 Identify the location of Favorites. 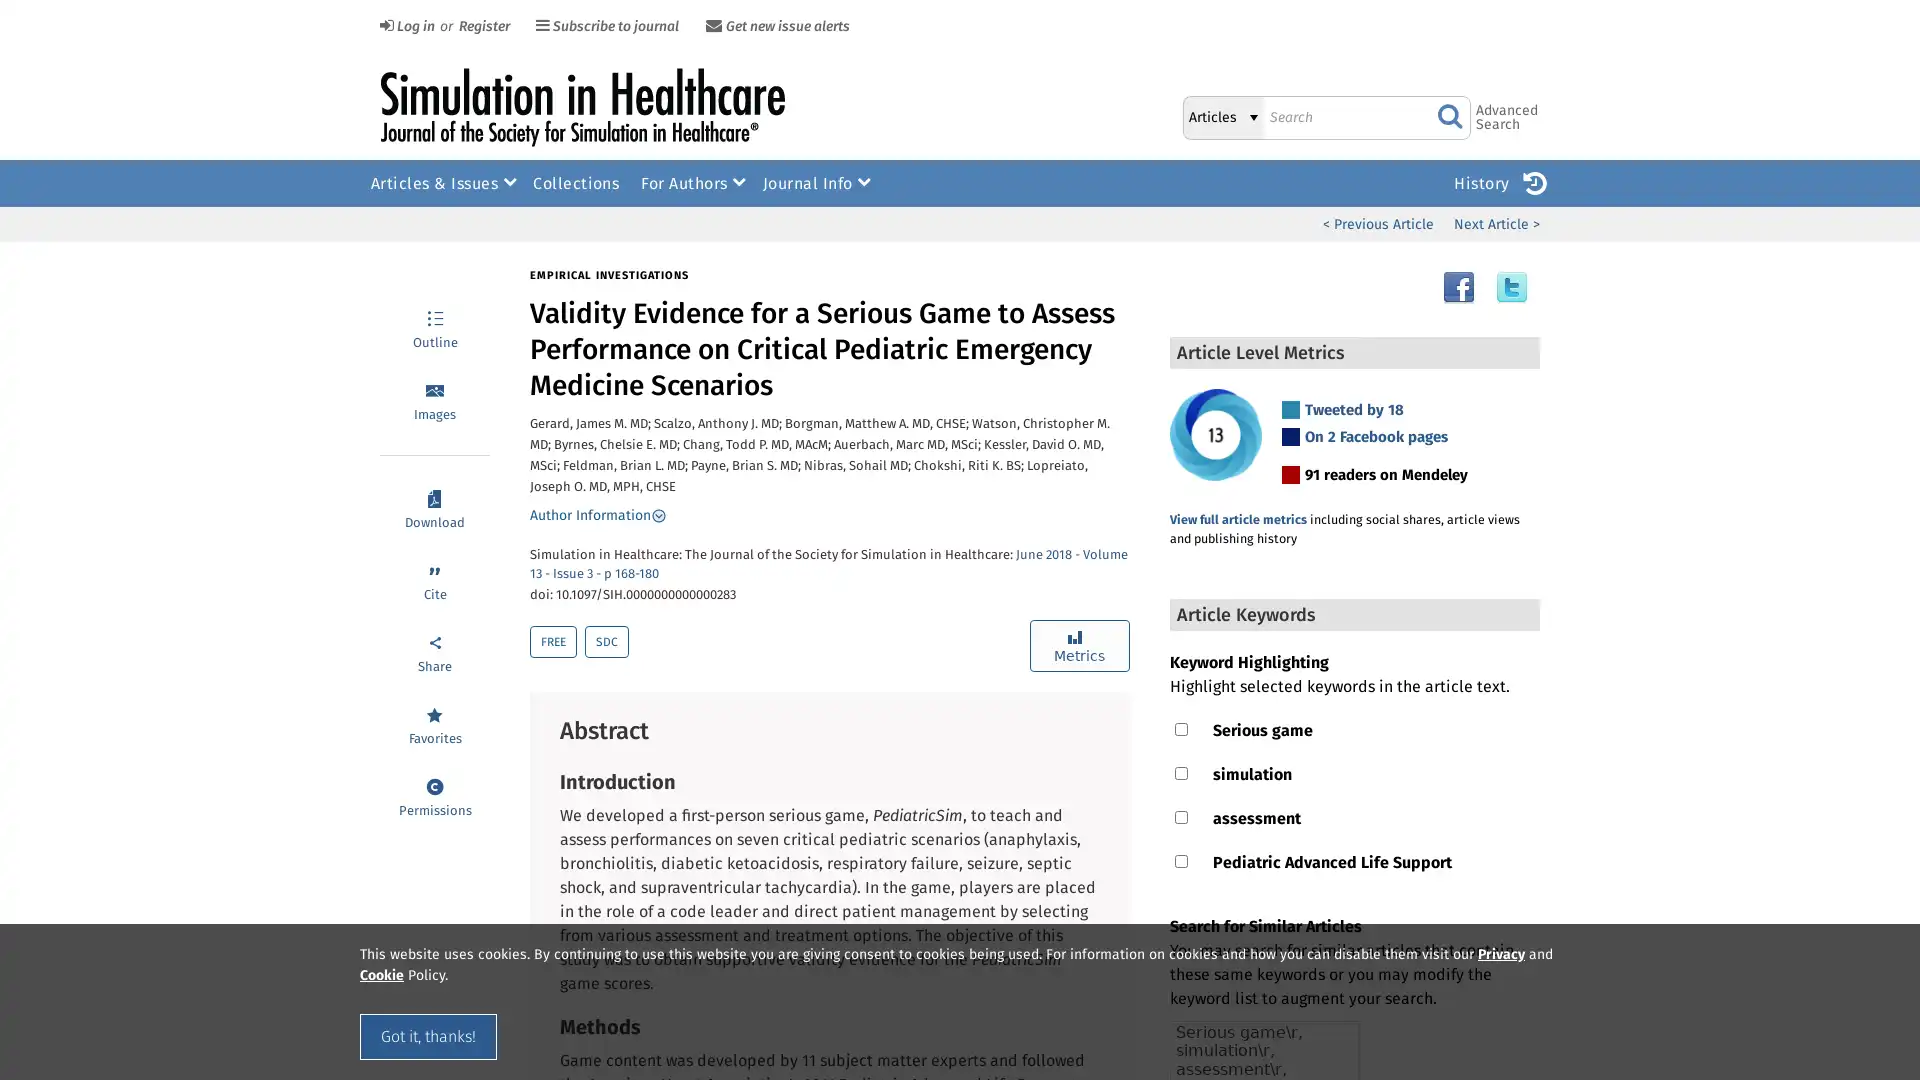
(434, 724).